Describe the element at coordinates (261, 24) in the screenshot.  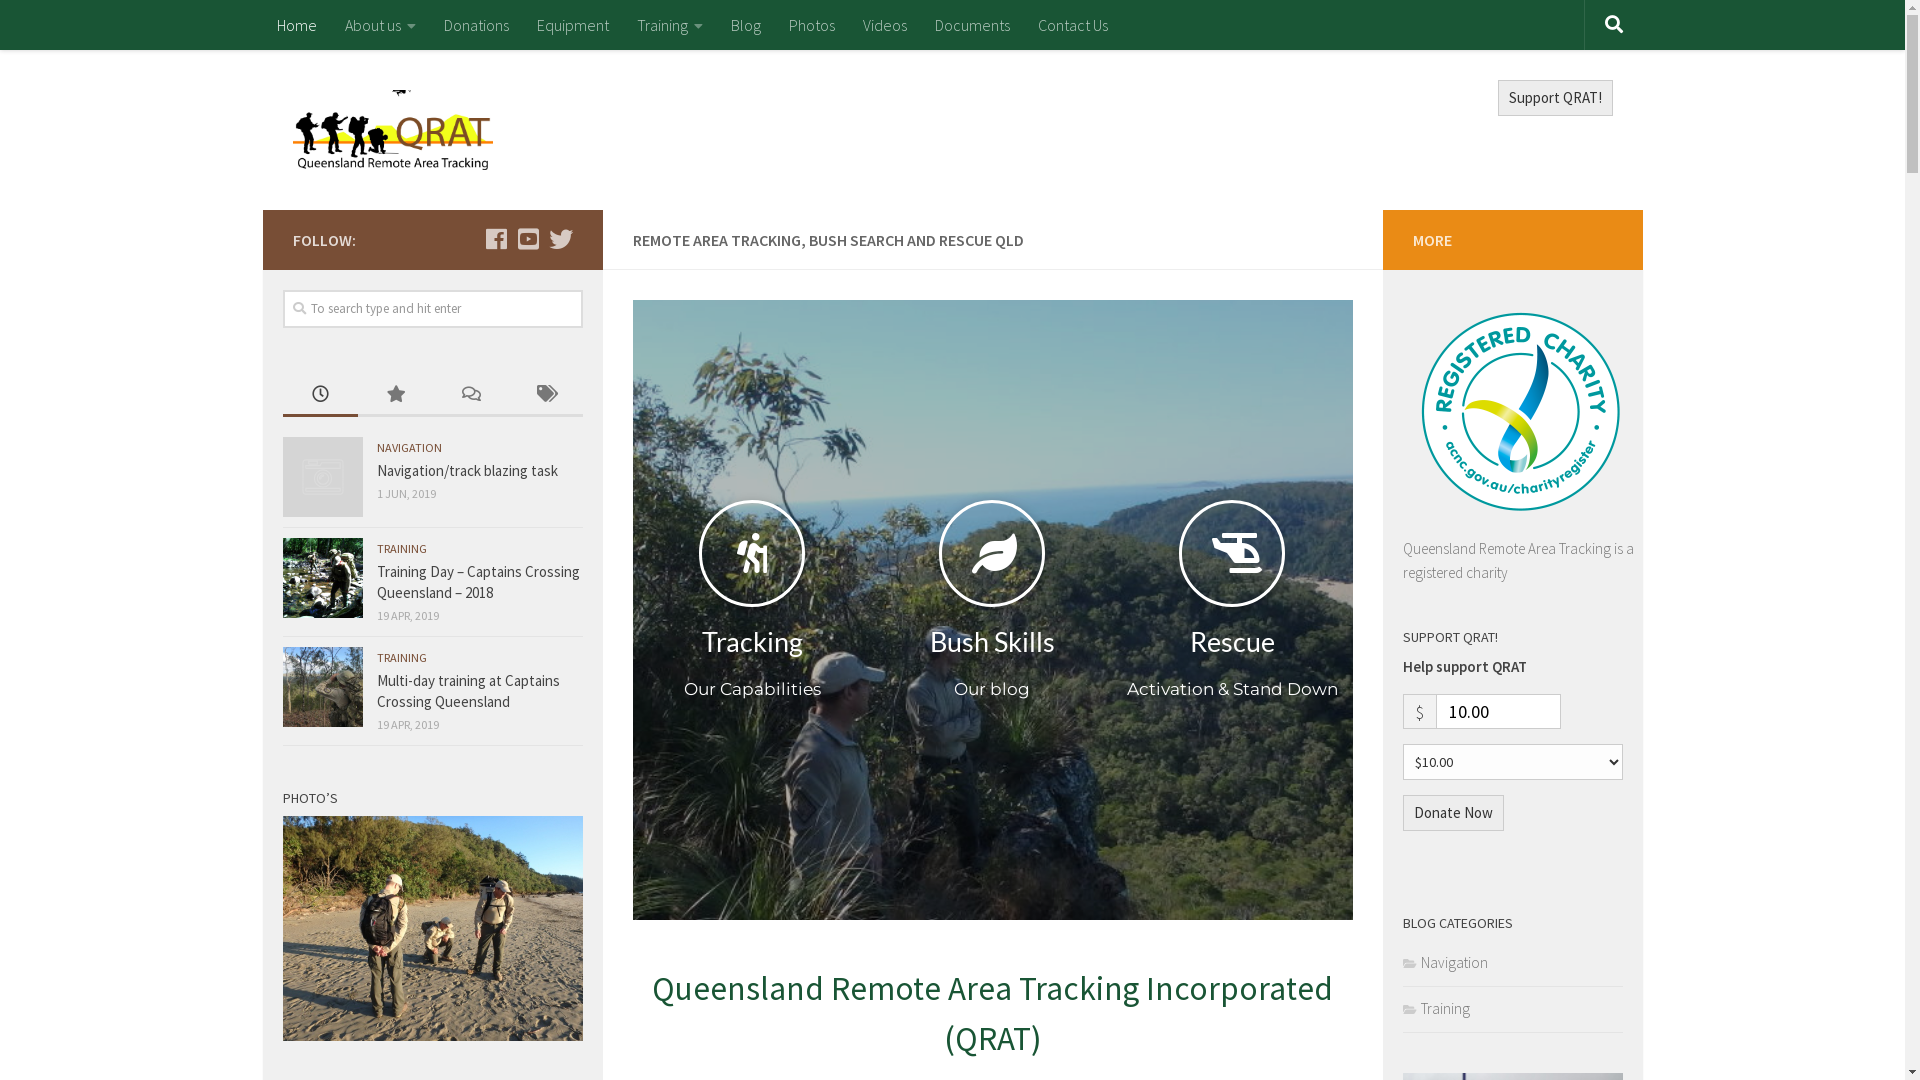
I see `'Home'` at that location.